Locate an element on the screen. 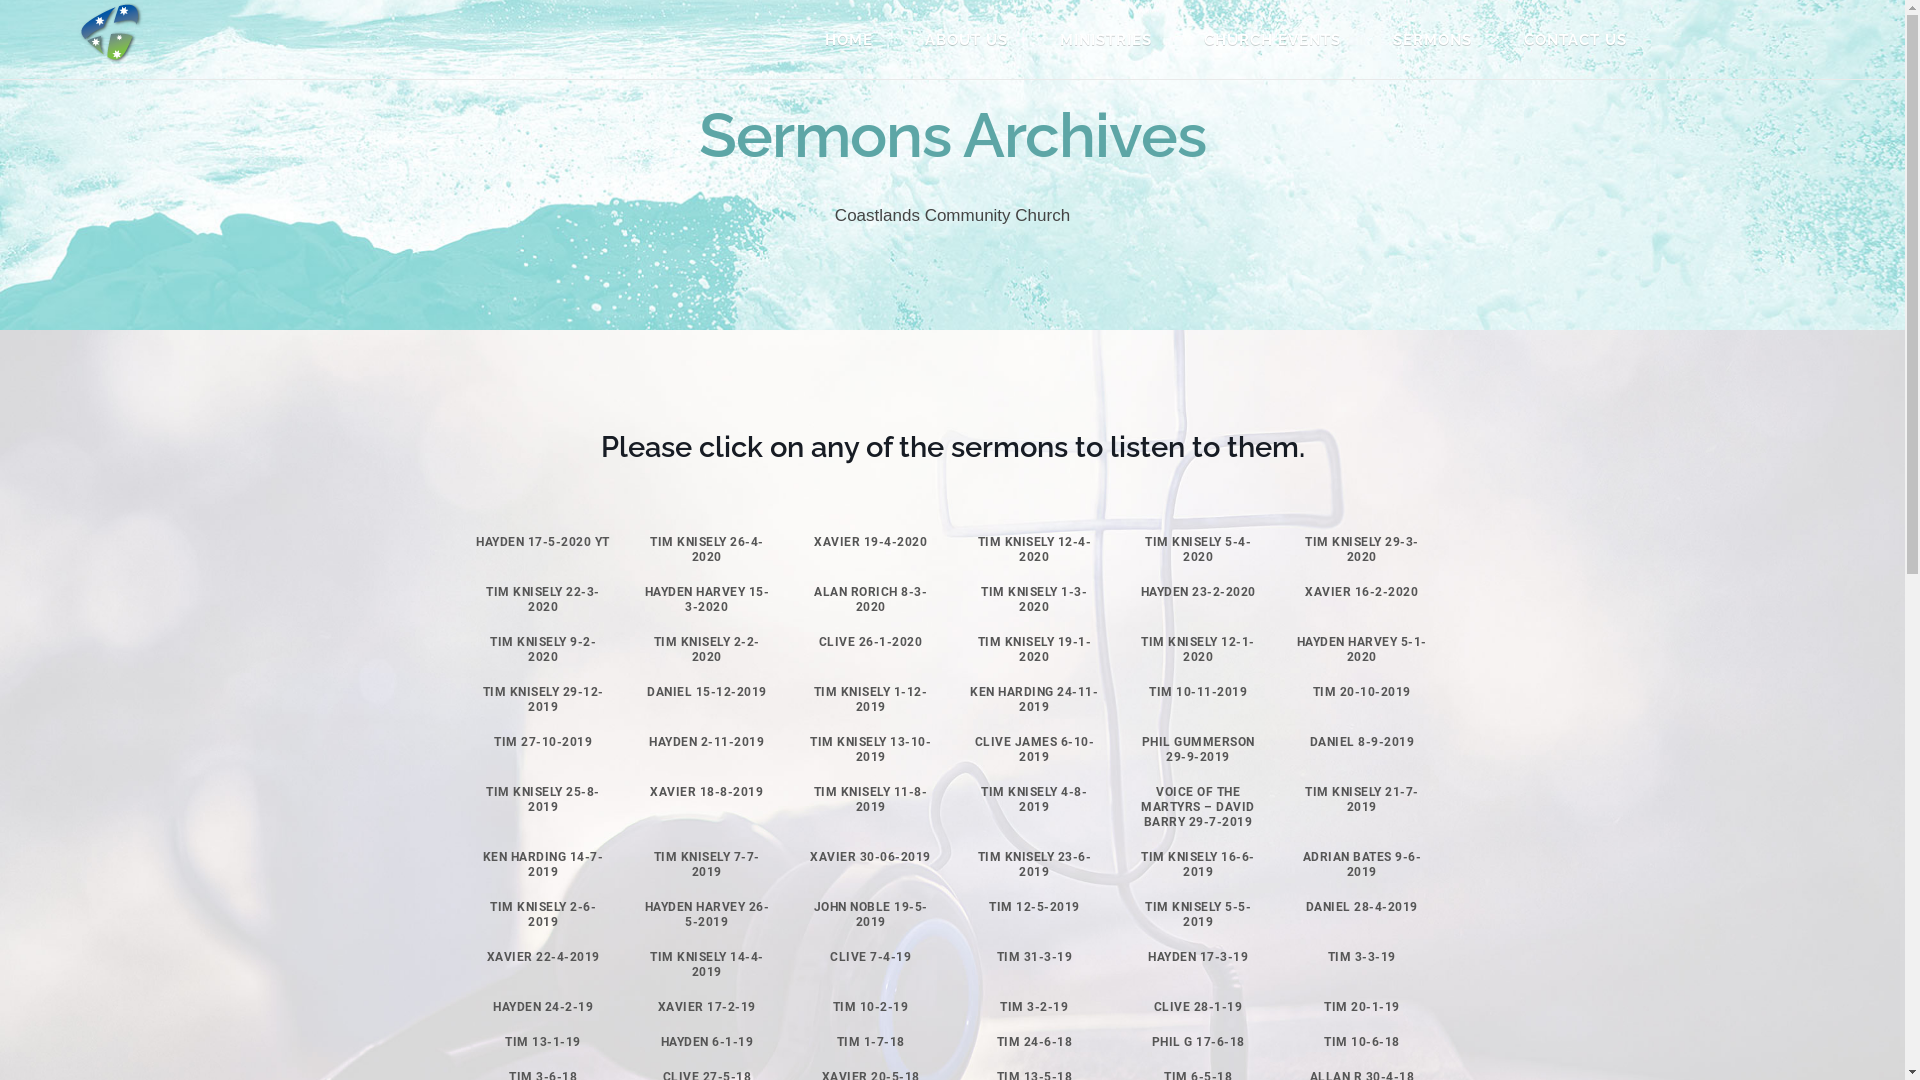 This screenshot has height=1080, width=1920. 'DANIEL 15-12-2019' is located at coordinates (706, 690).